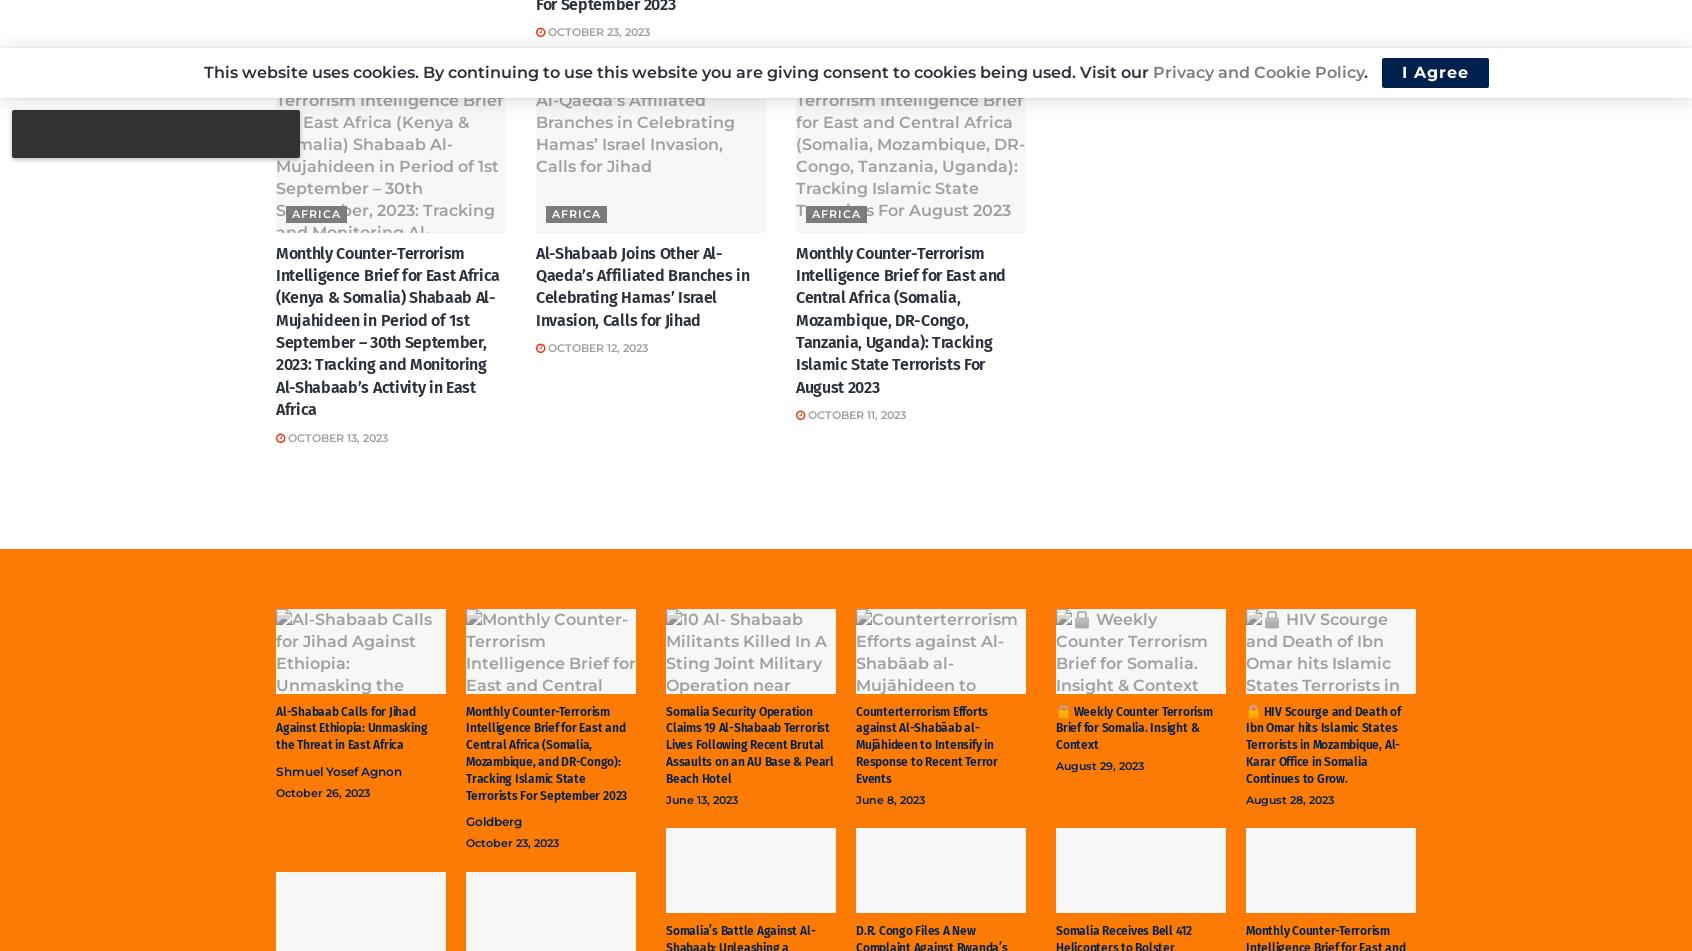  I want to click on 'Al-Shabaab Joins Other Al-Qaeda’s Affiliated Branches in Celebrating Hamas’ Israel Invasion, Calls for Jihad', so click(641, 285).